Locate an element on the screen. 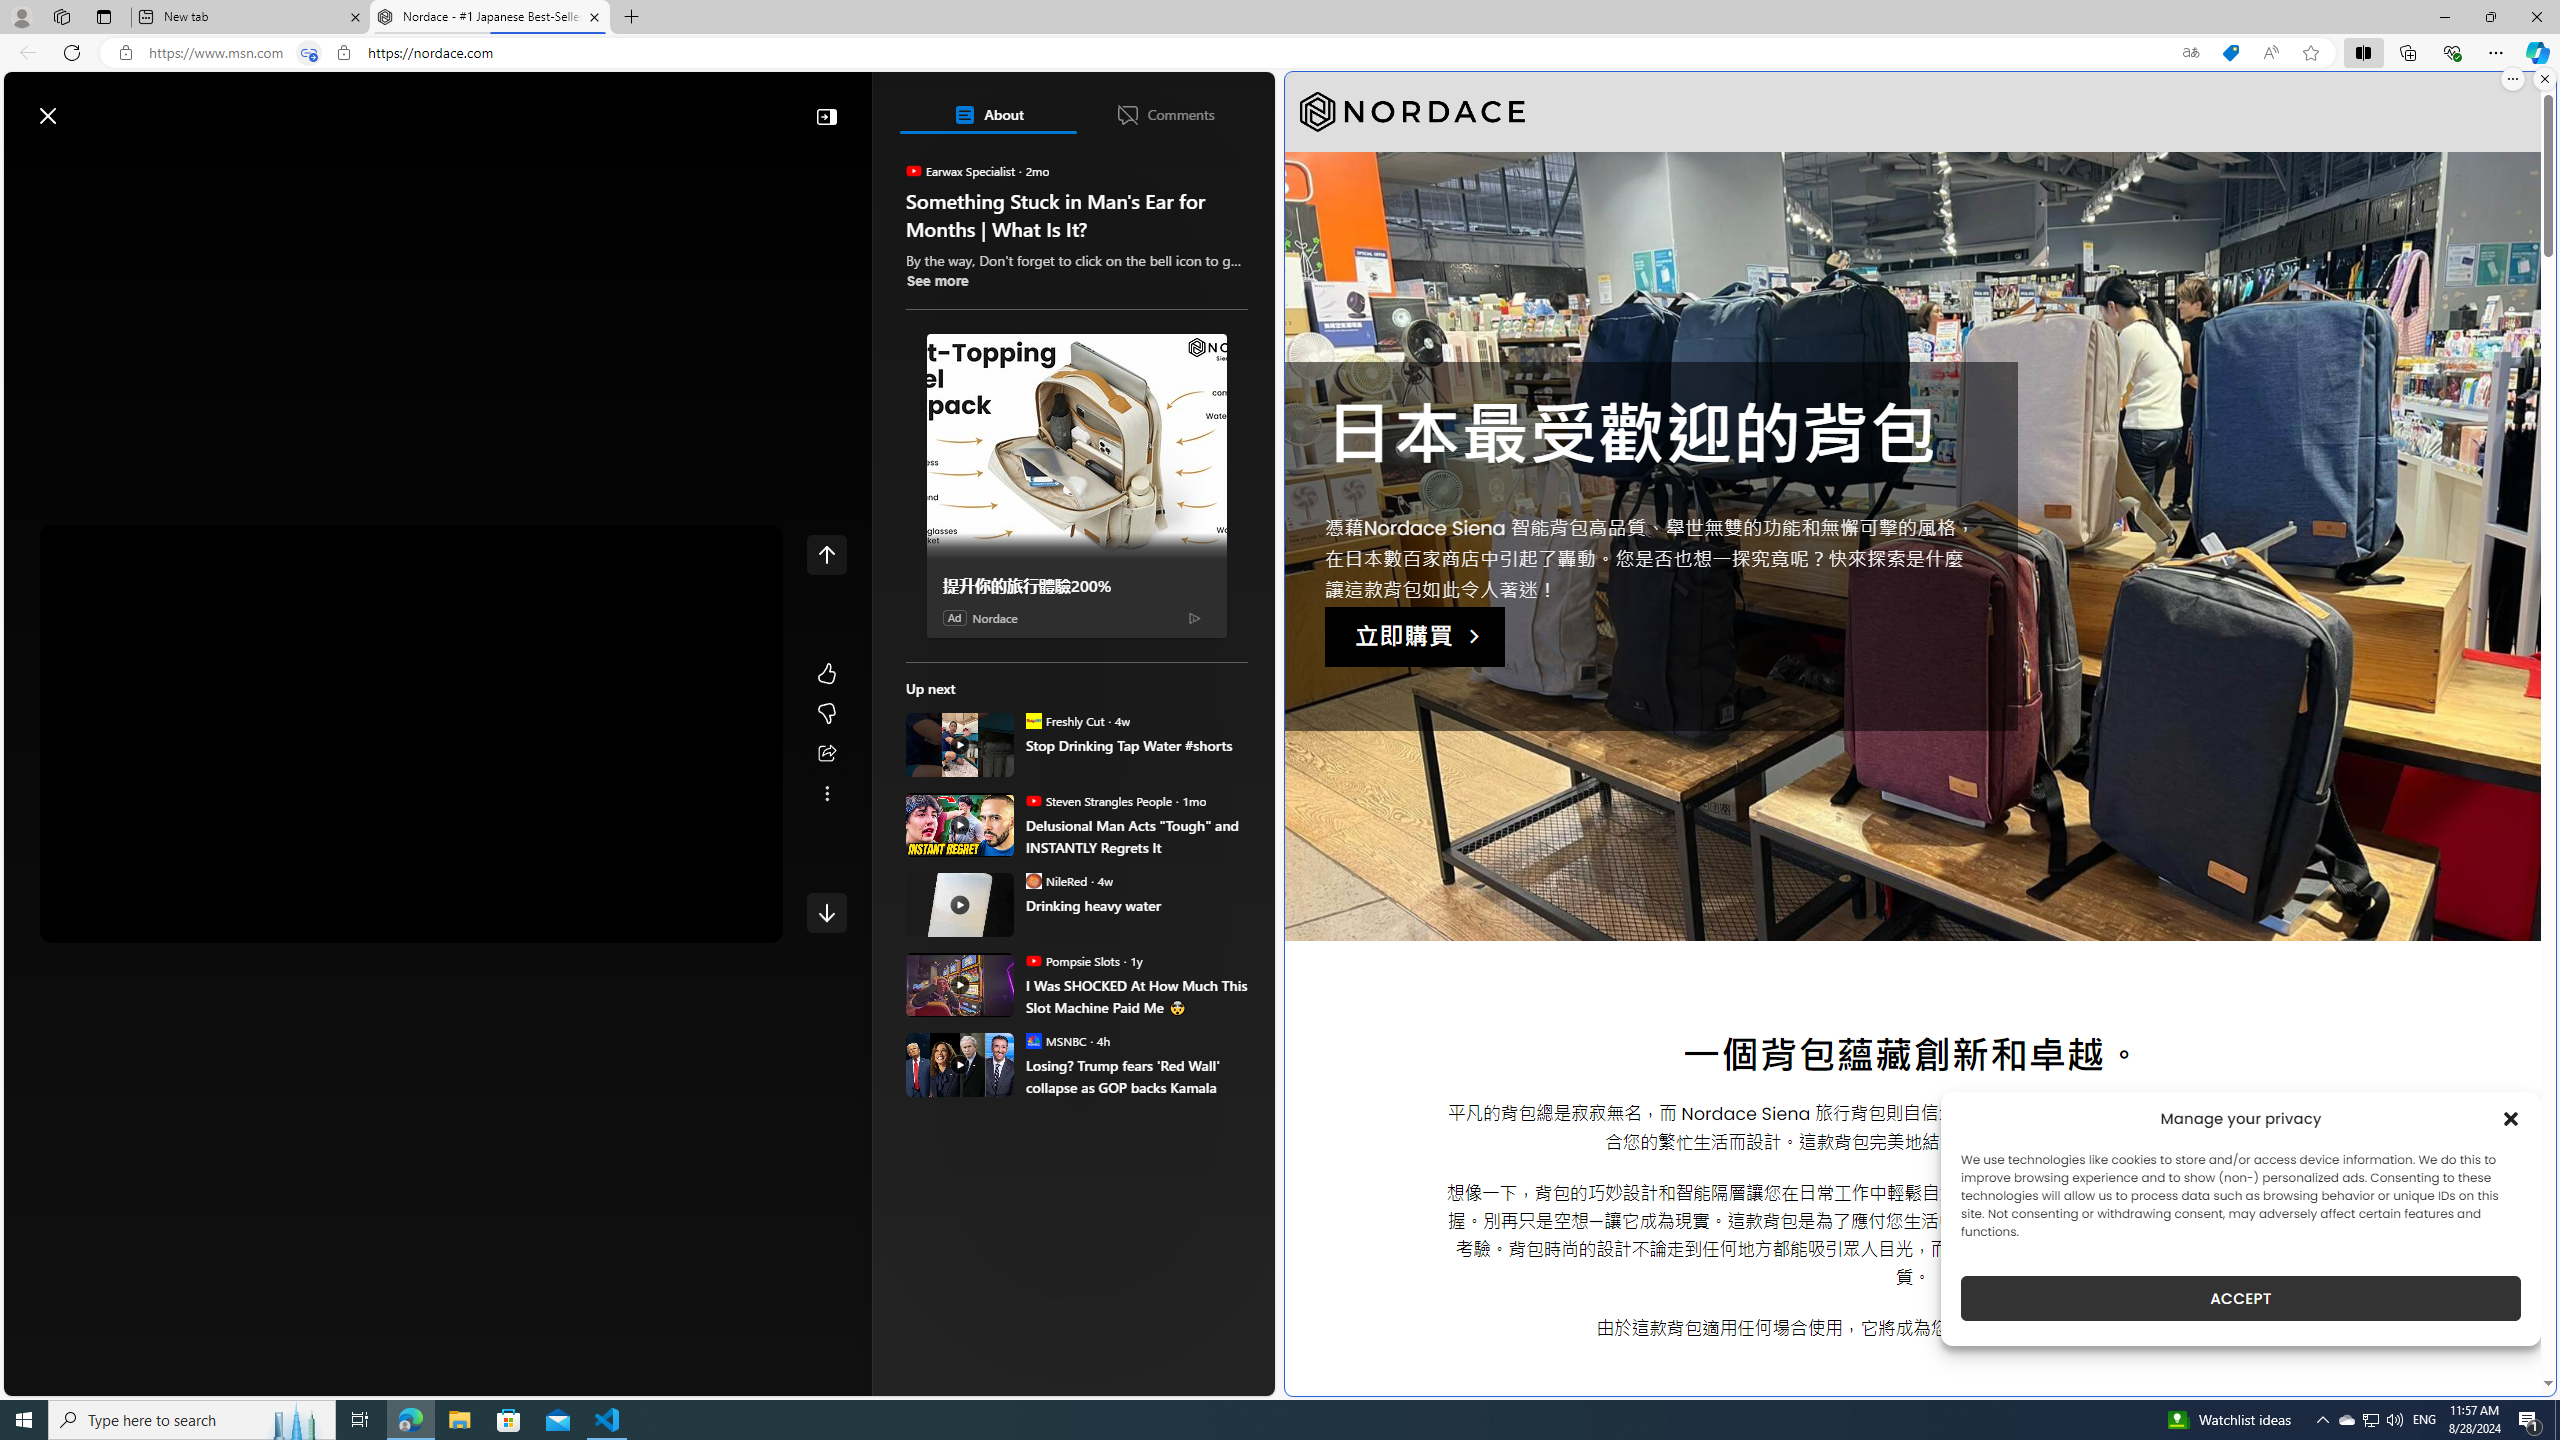 The width and height of the screenshot is (2560, 1440). 'Delusional Man Acts "Tough" and INSTANTLY Regrets It' is located at coordinates (1136, 835).